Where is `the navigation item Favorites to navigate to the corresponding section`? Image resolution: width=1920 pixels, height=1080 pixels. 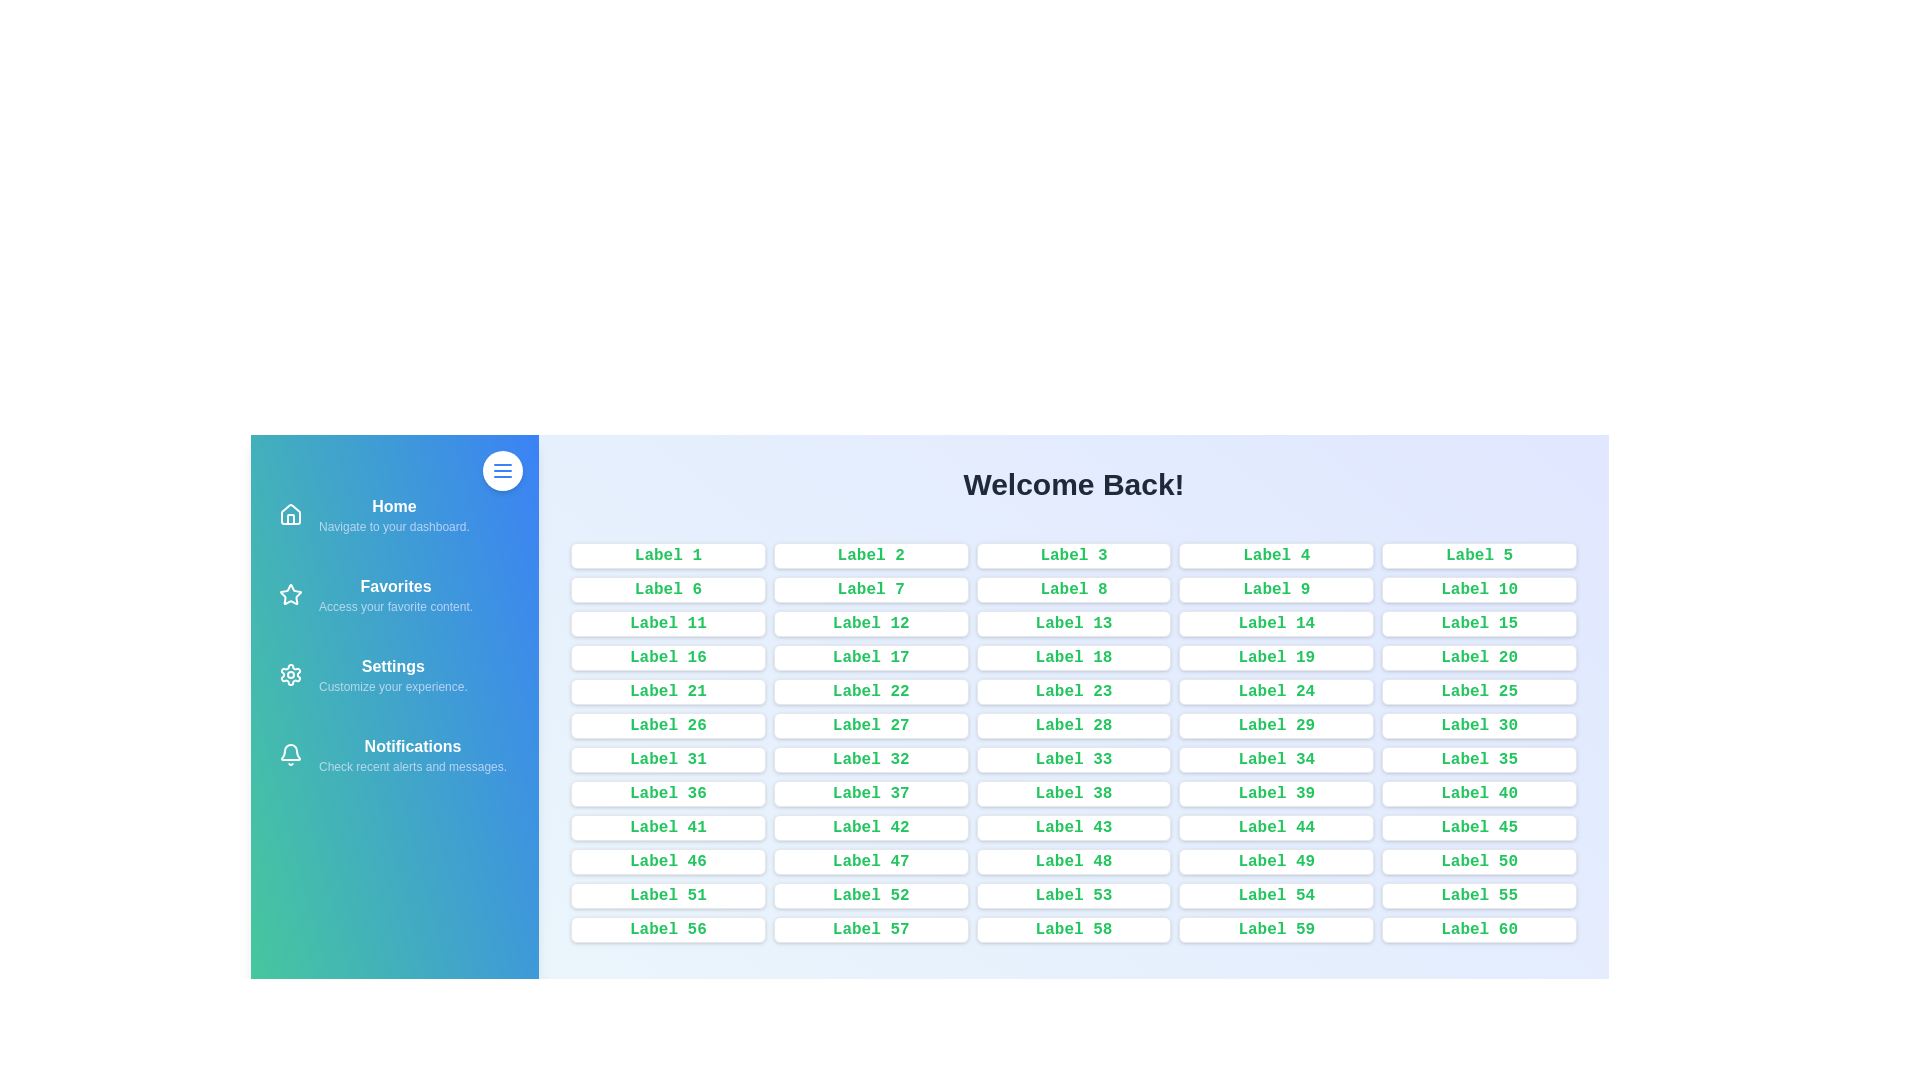
the navigation item Favorites to navigate to the corresponding section is located at coordinates (394, 593).